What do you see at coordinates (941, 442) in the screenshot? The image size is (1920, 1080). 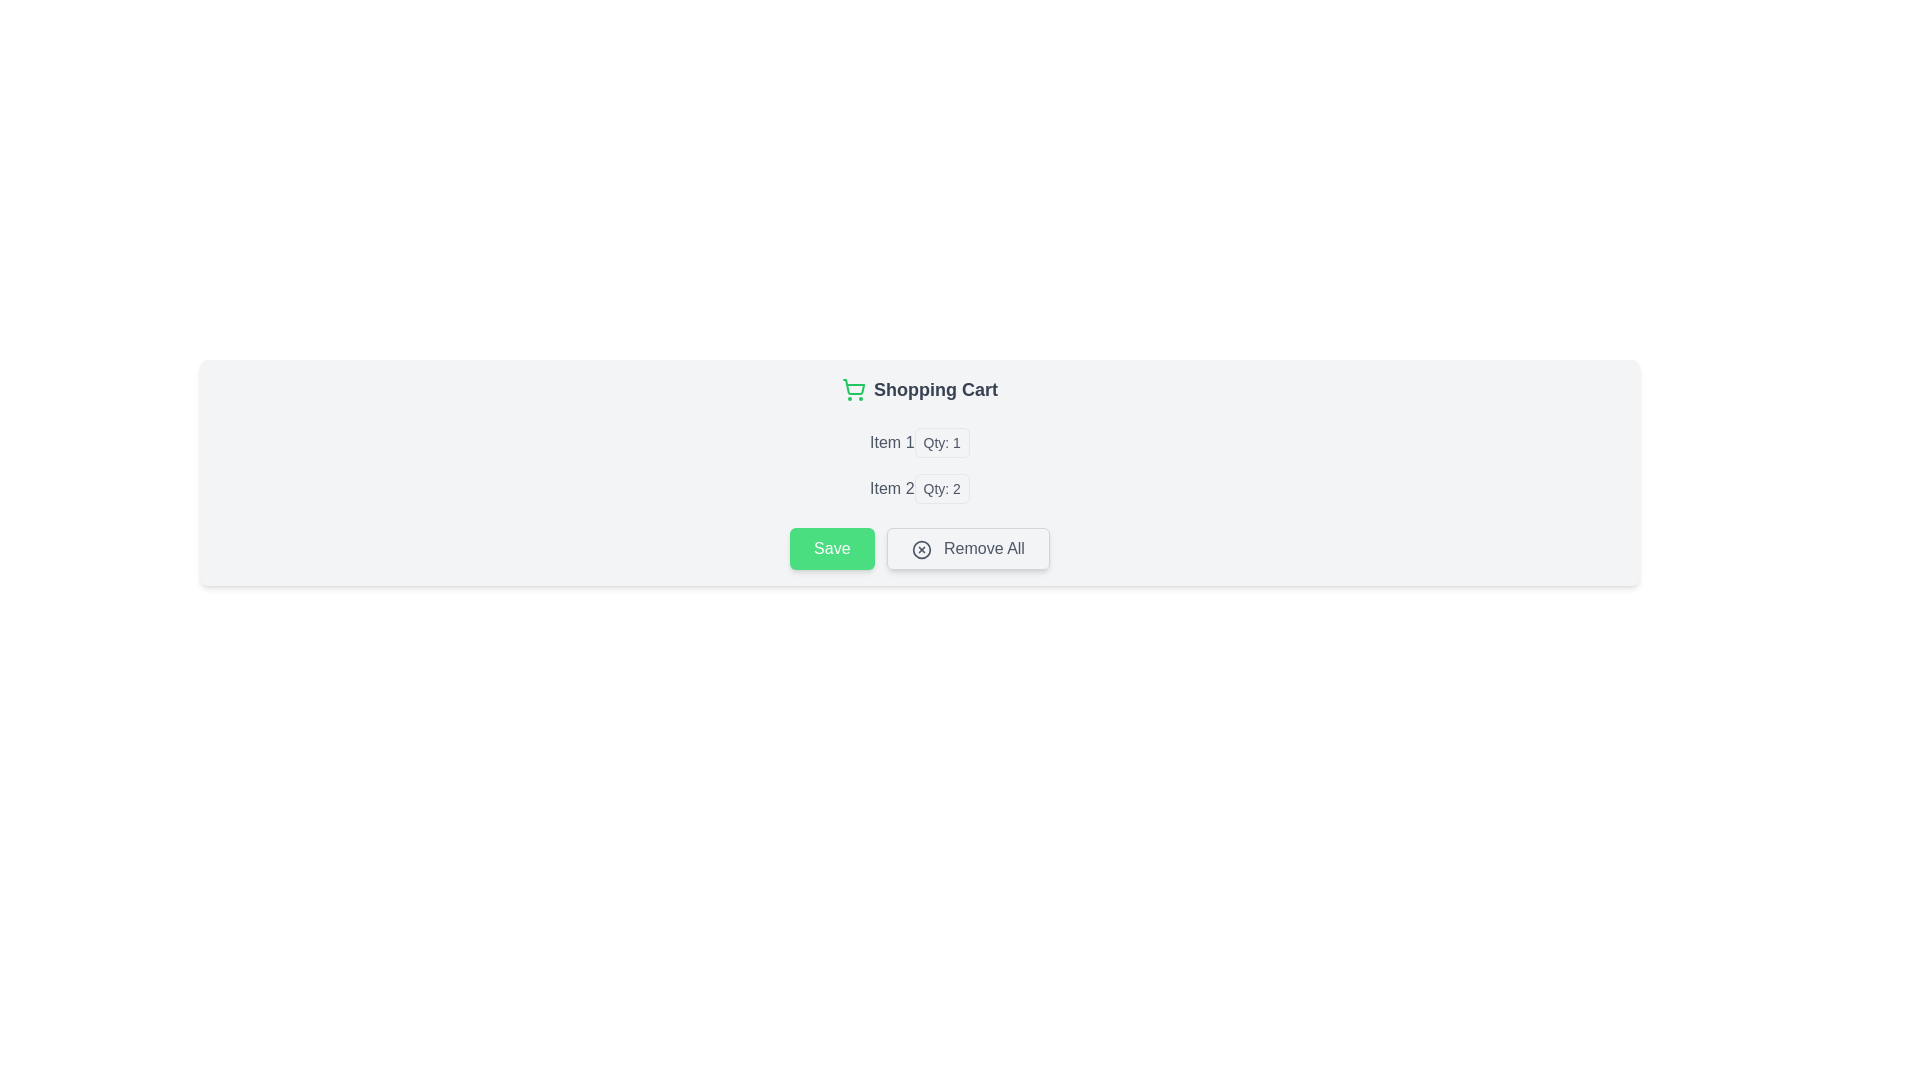 I see `the static text label displaying 'Qty: 1' which is styled with a rounded rectangular border and located on the right side of the 'Item 1' information row` at bounding box center [941, 442].